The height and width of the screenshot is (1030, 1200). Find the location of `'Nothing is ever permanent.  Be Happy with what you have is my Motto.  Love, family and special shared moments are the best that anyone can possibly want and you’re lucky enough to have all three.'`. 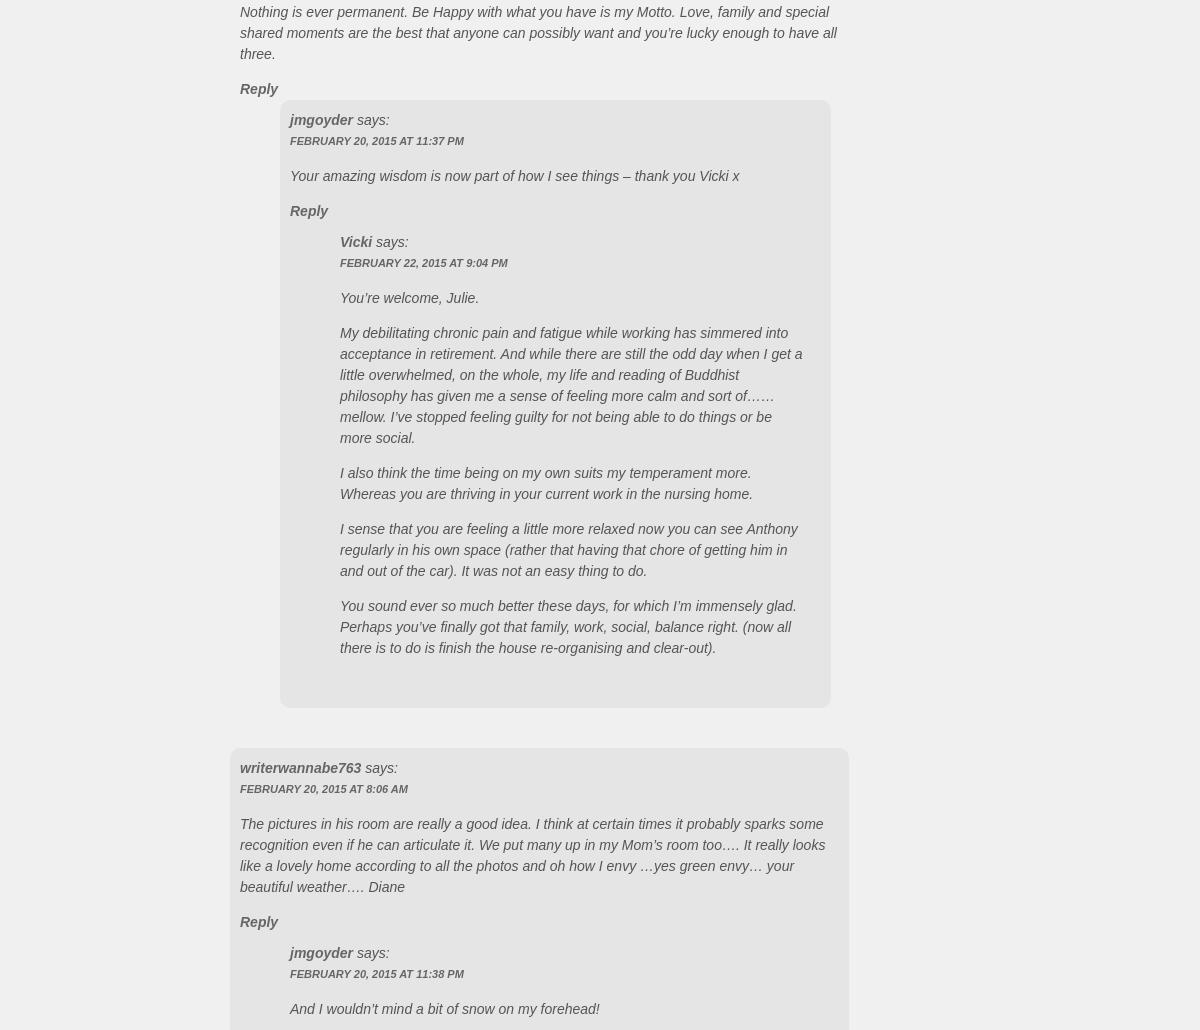

'Nothing is ever permanent.  Be Happy with what you have is my Motto.  Love, family and special shared moments are the best that anyone can possibly want and you’re lucky enough to have all three.' is located at coordinates (536, 32).